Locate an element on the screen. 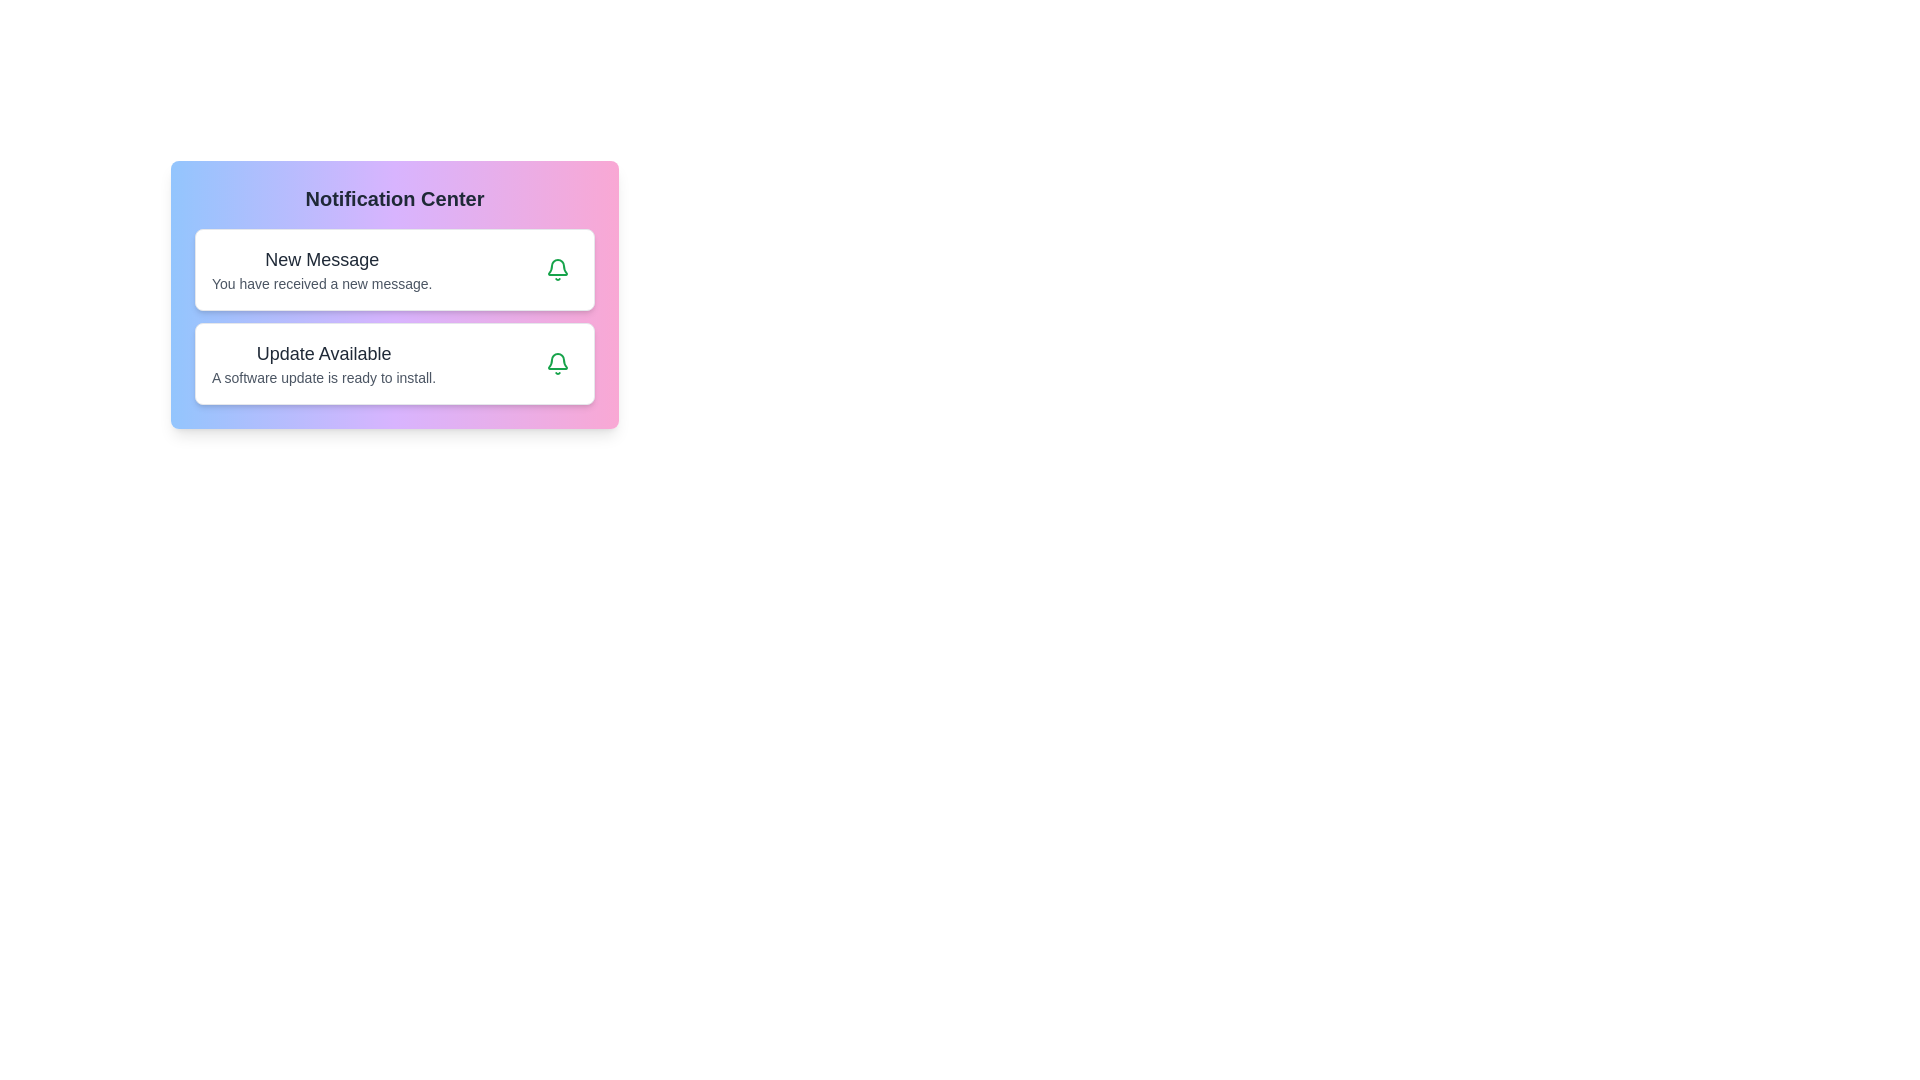  the text element that provides additional information about the update notification, located directly below the title 'Update Available' within the Notification Center widget is located at coordinates (324, 378).